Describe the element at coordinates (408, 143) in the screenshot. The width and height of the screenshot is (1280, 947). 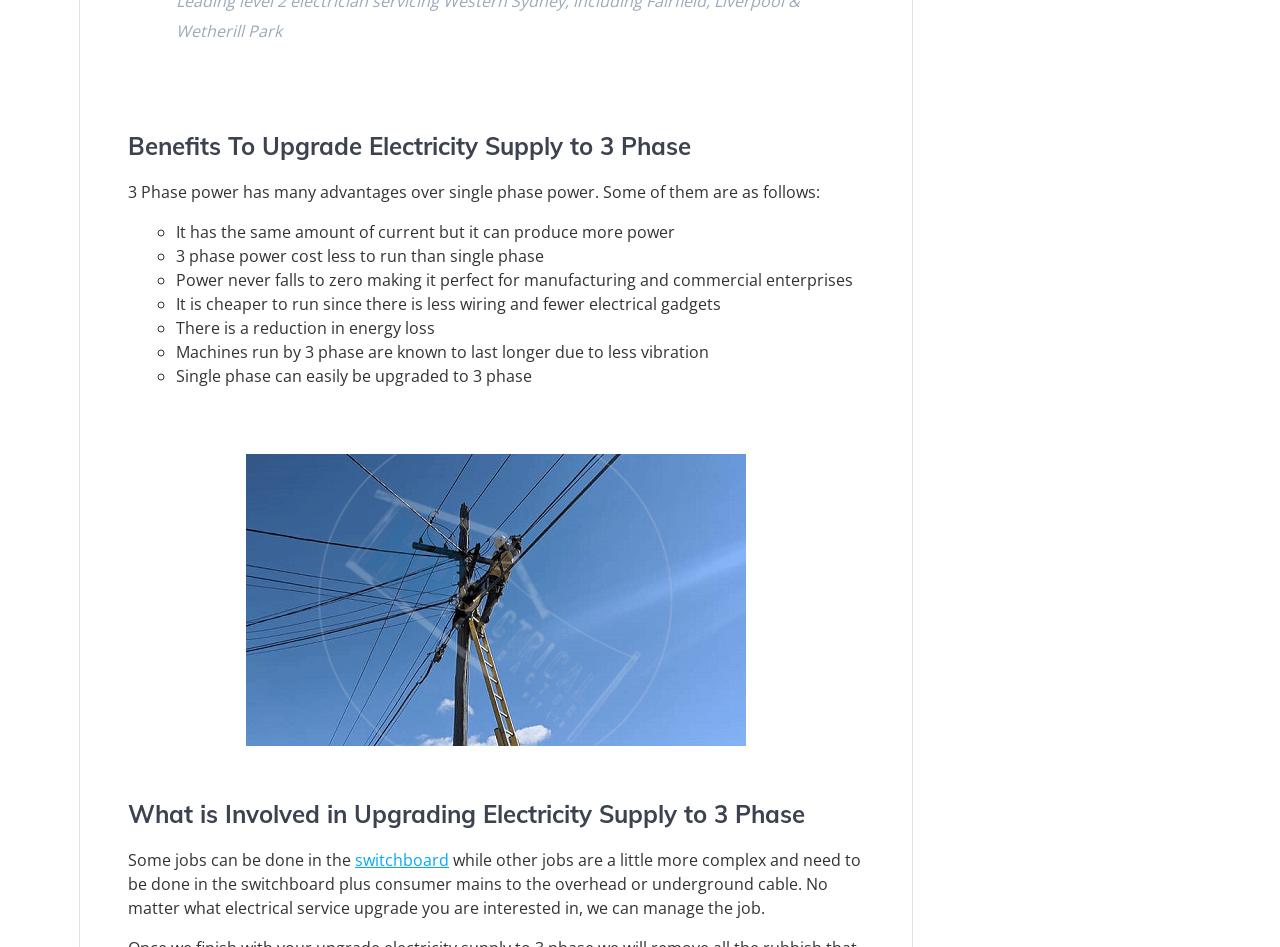
I see `'Benefits To Upgrade Electricity Supply to 3 Phase'` at that location.